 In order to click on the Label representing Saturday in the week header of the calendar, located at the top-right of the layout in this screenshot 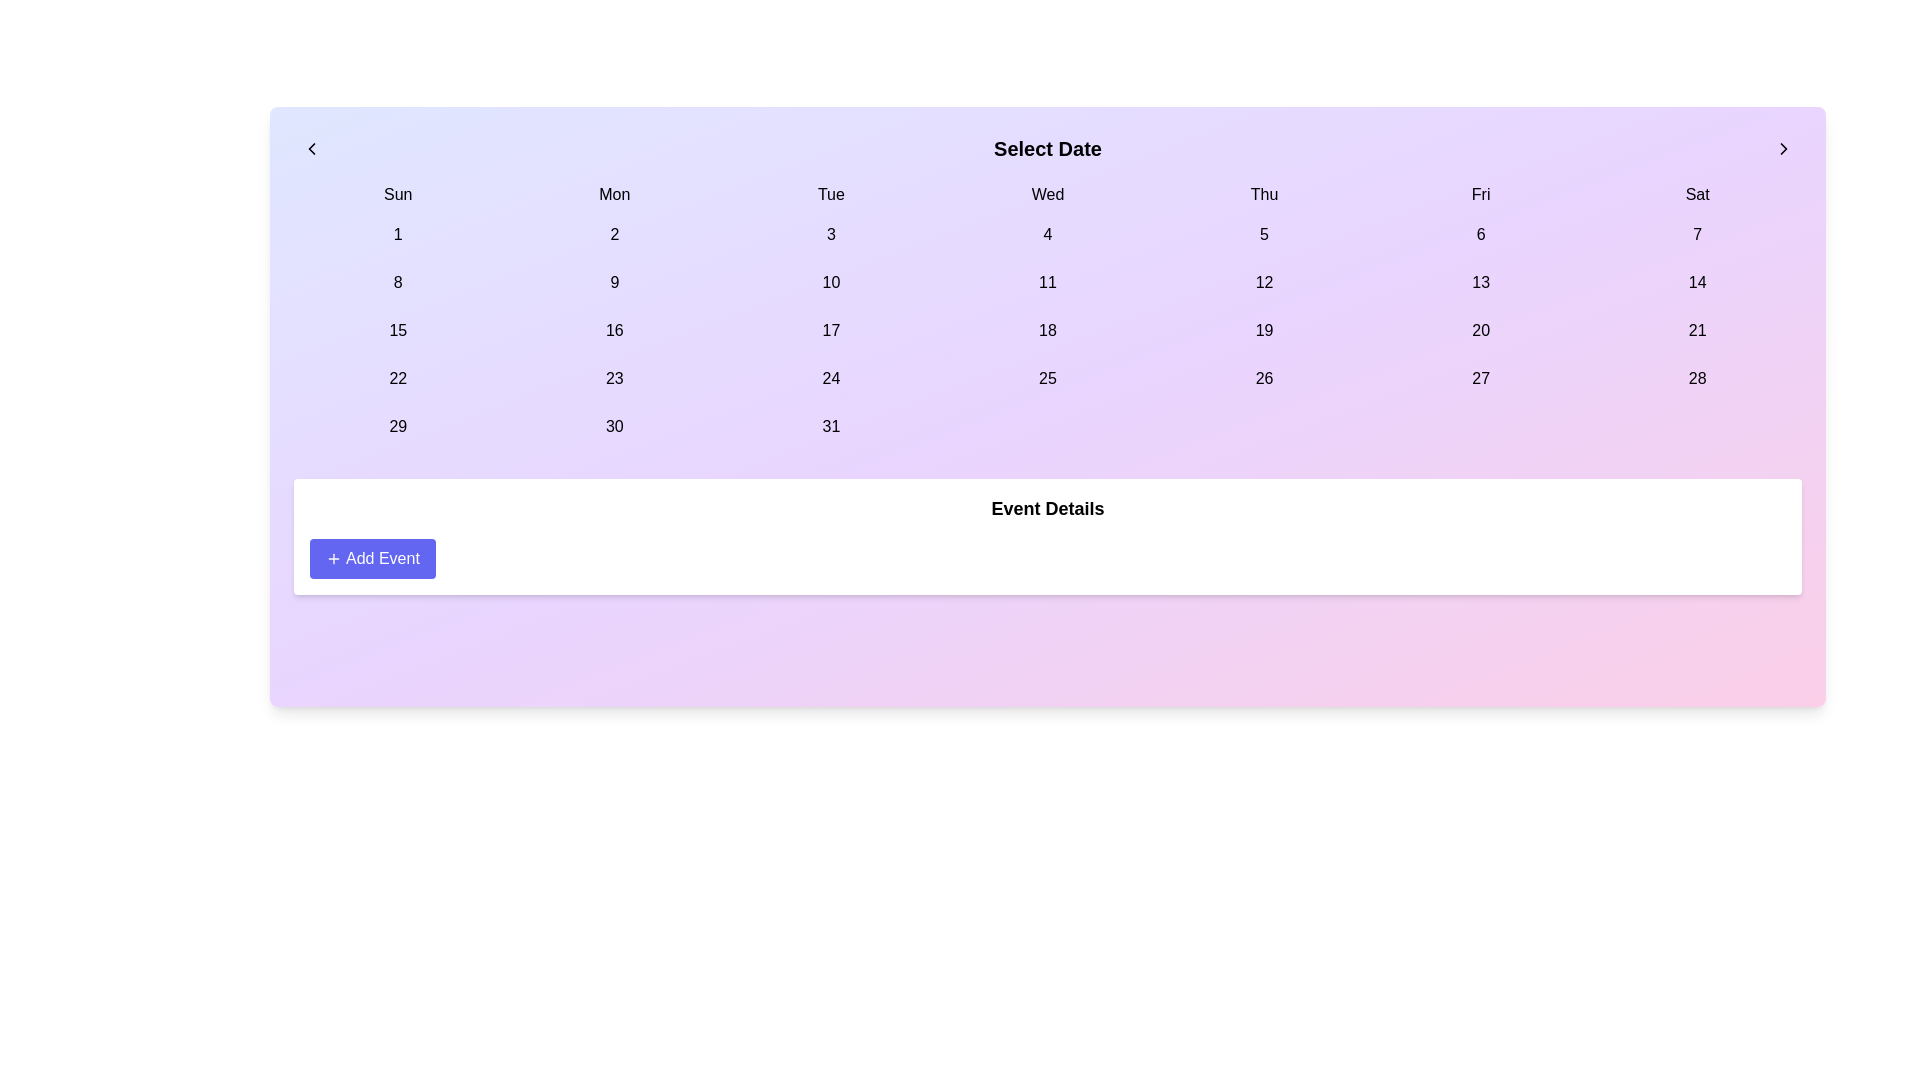, I will do `click(1696, 195)`.